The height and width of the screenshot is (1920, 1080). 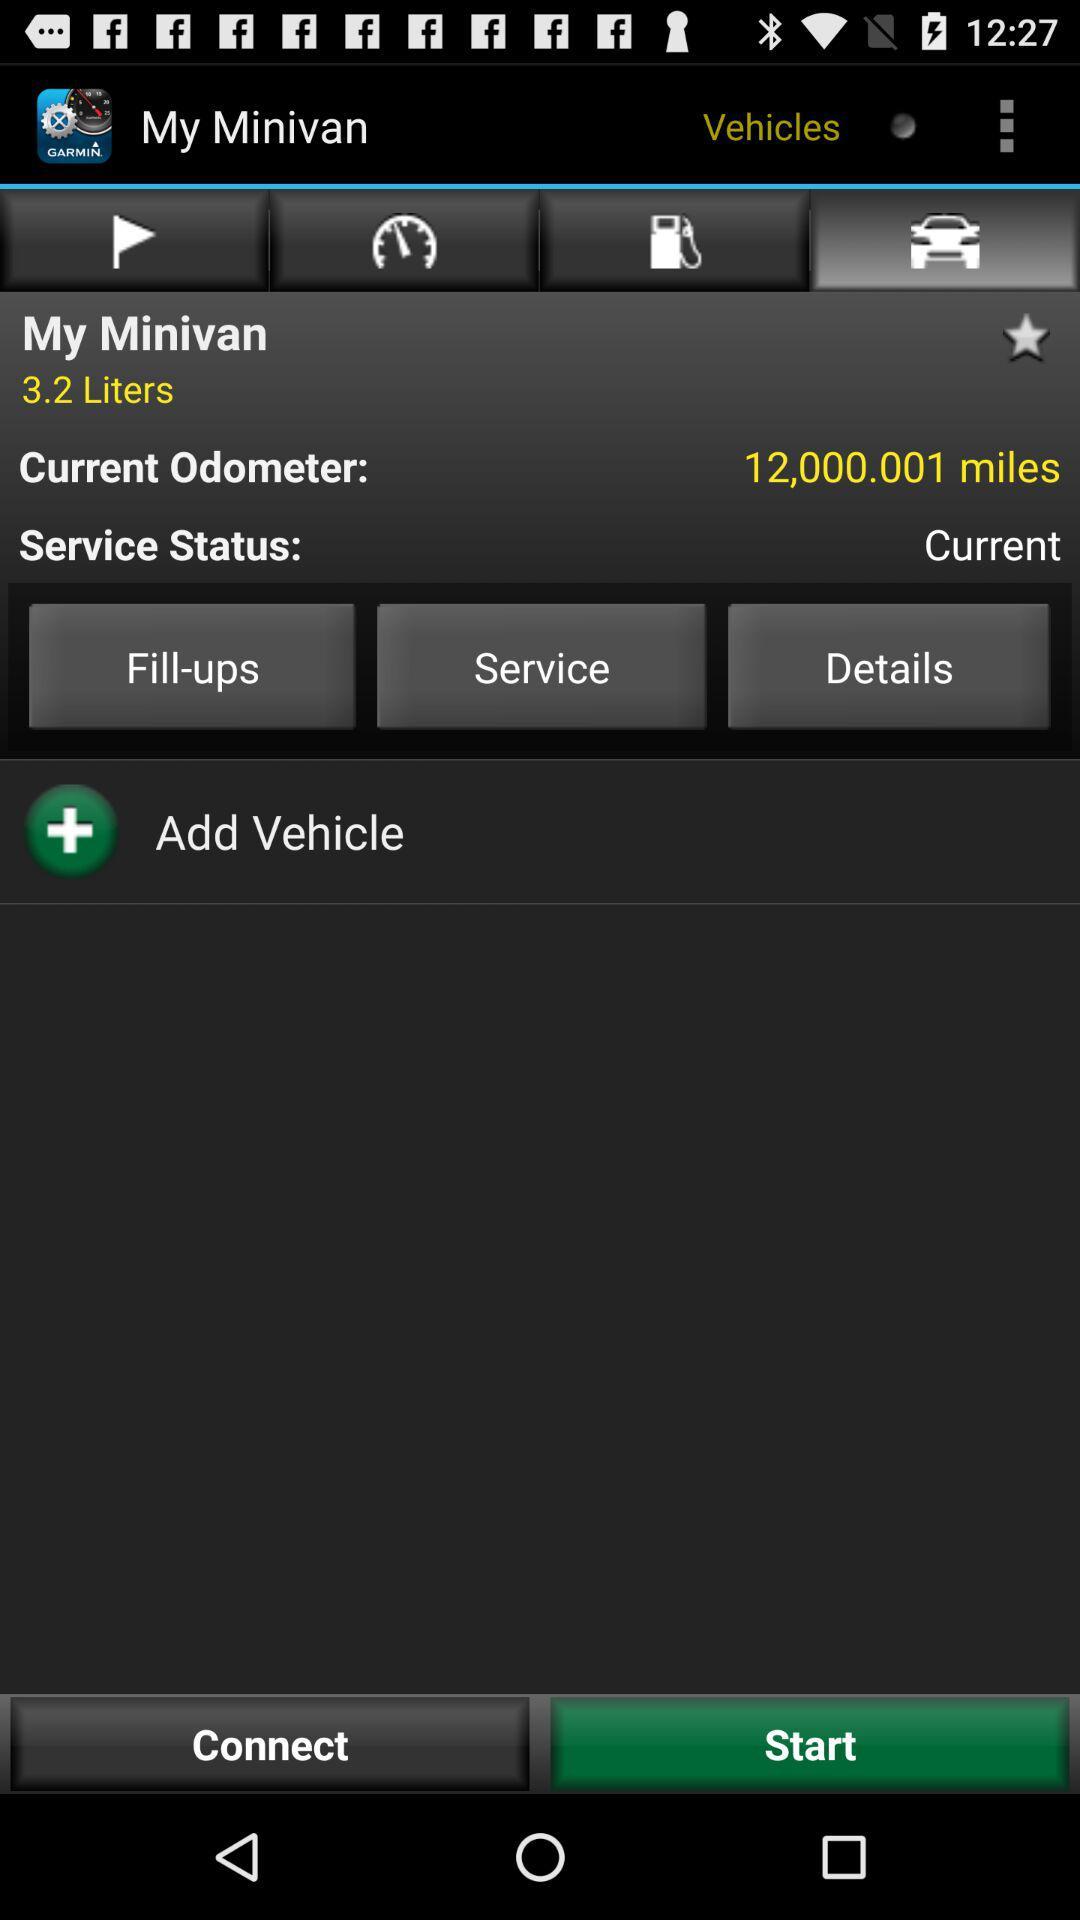 I want to click on the start icon, so click(x=810, y=1743).